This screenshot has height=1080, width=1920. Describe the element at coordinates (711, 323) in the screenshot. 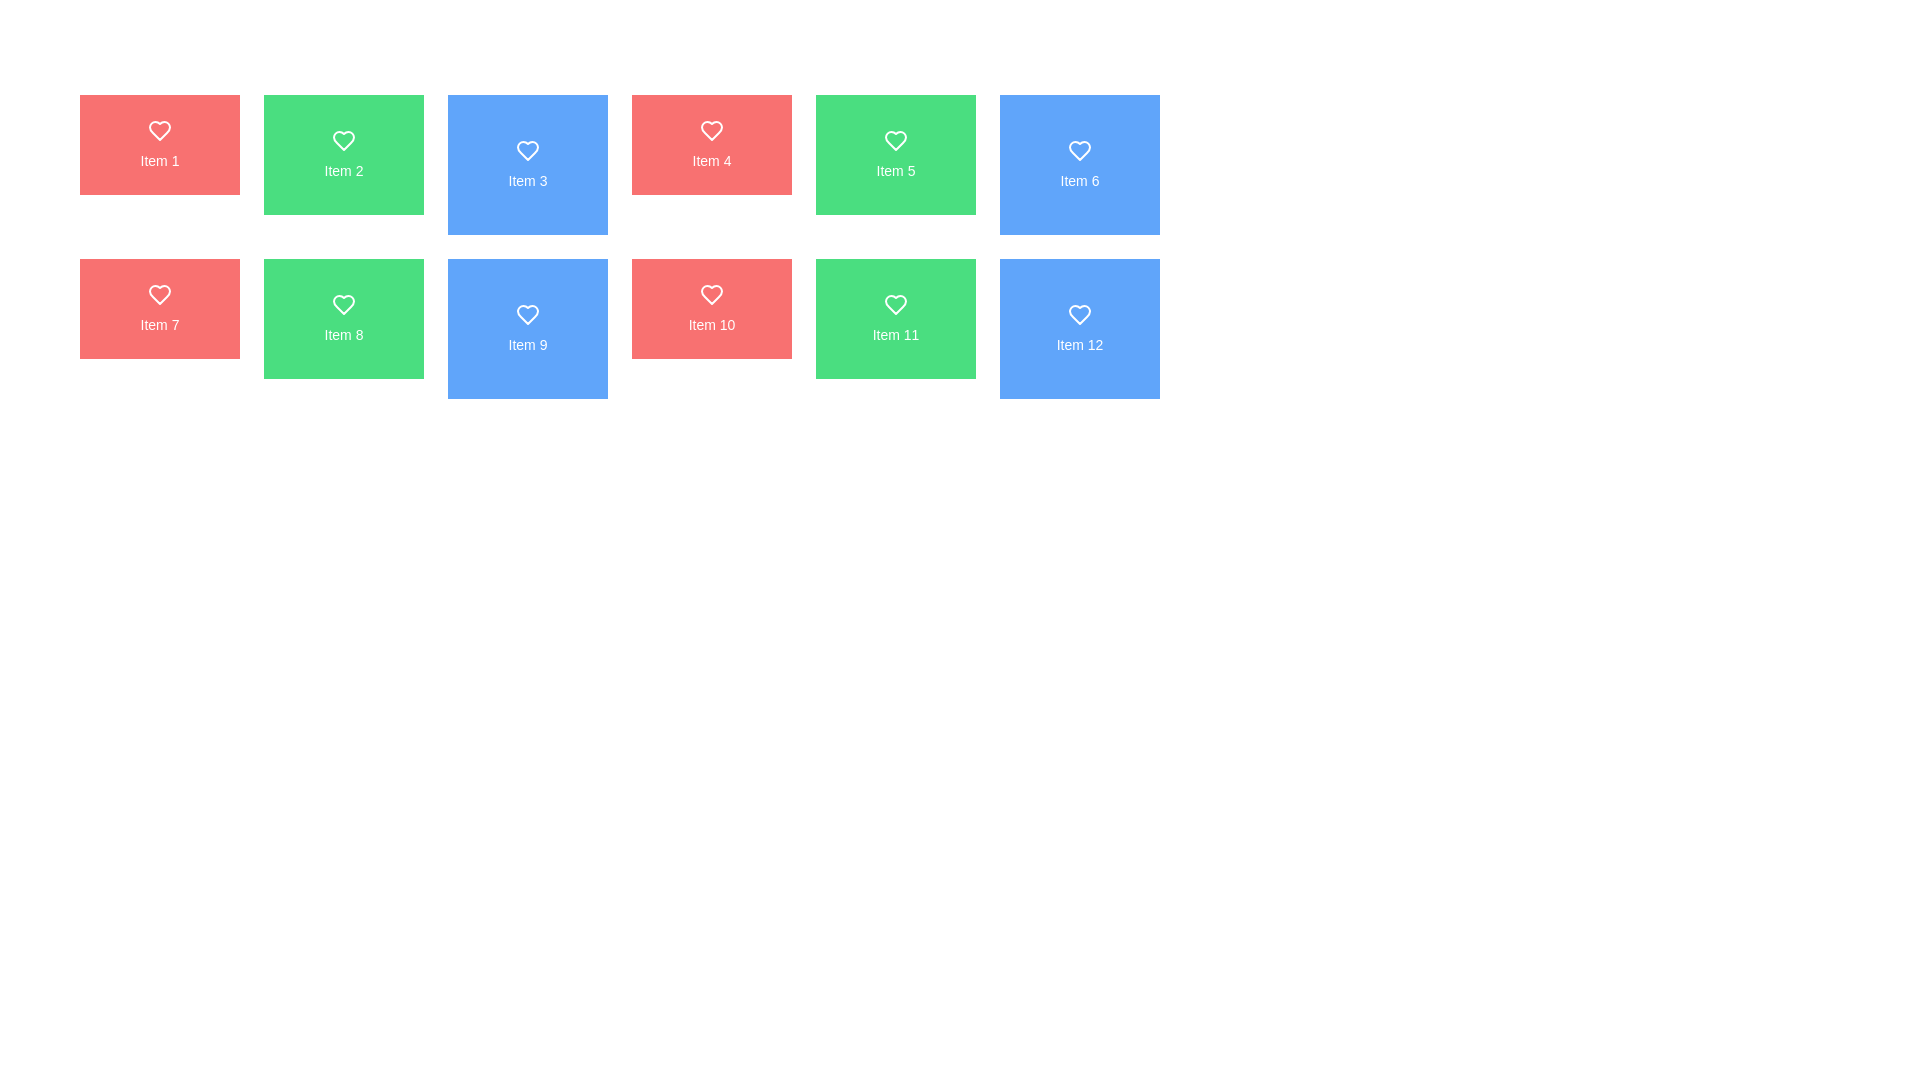

I see `the text label that identifies 'Item 10' located in the second row, second column of the grid` at that location.